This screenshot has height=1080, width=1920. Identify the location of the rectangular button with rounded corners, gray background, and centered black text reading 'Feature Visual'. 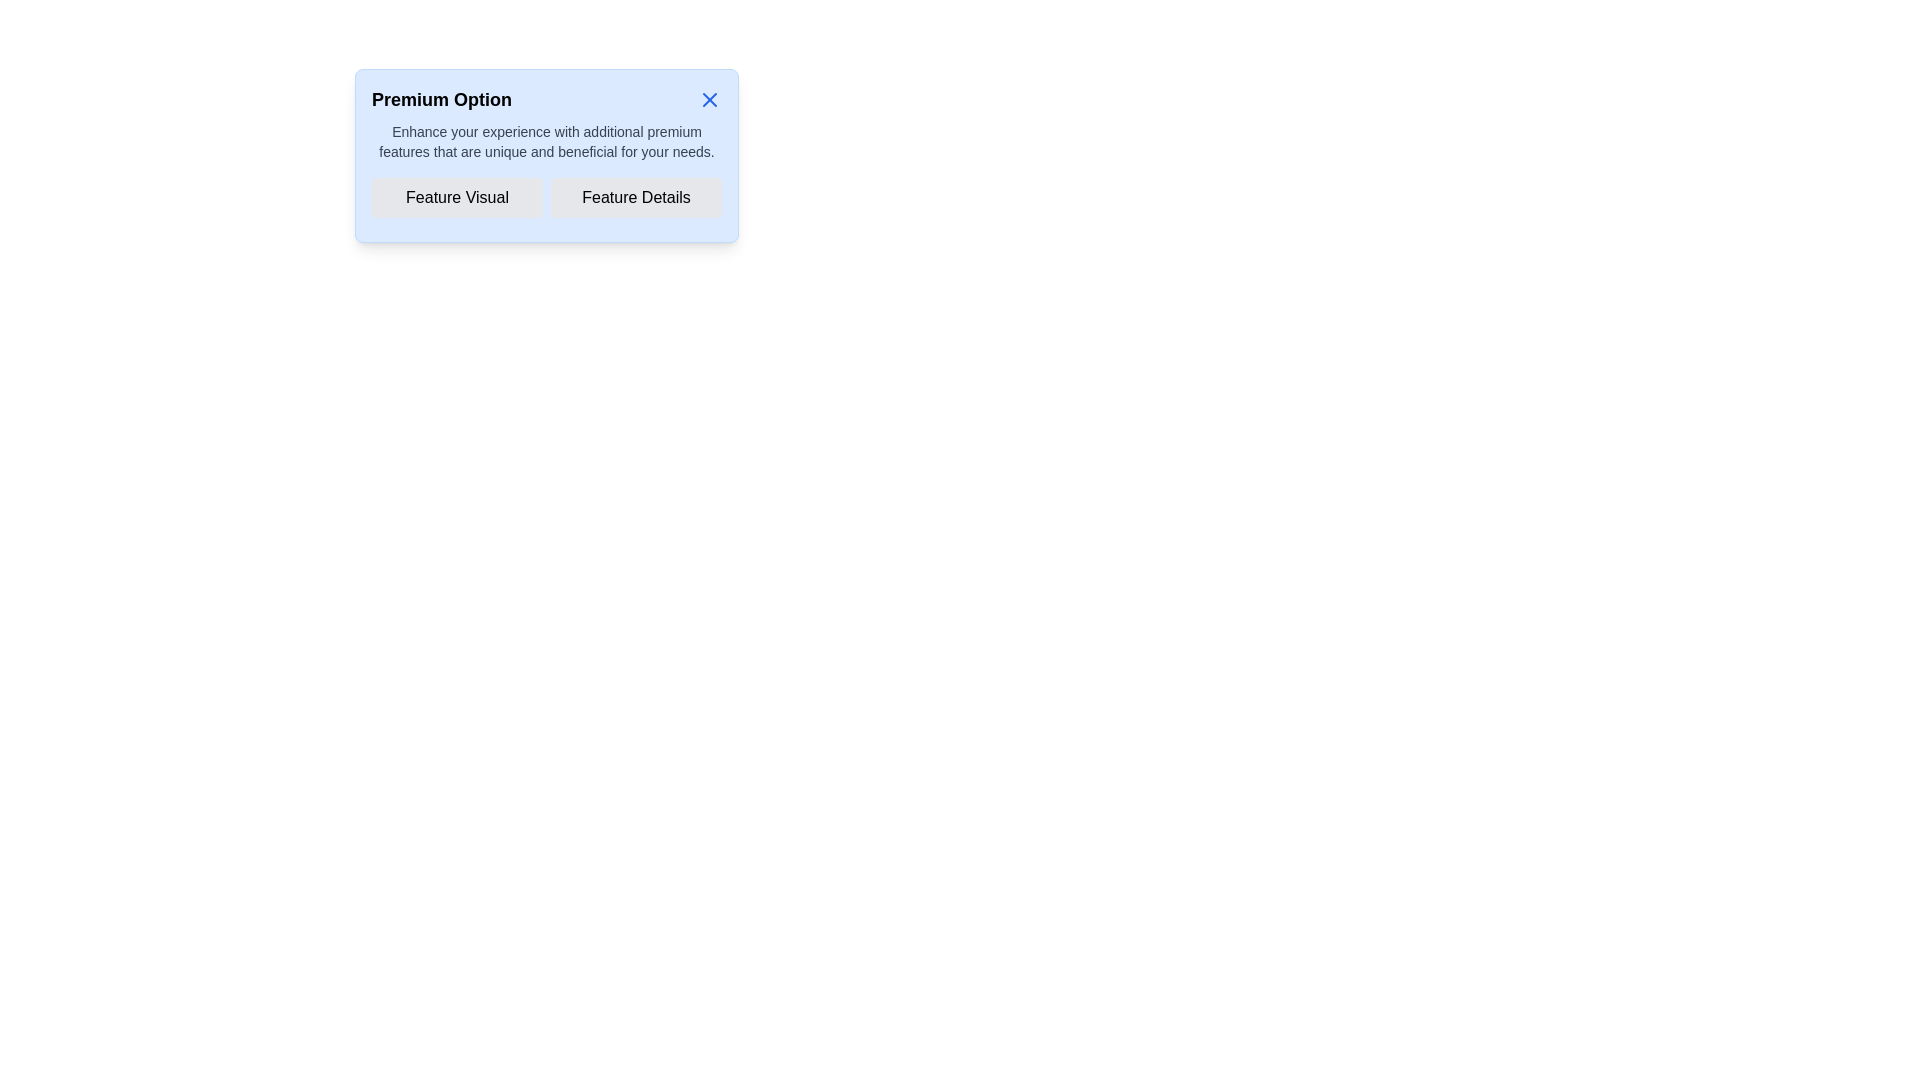
(456, 197).